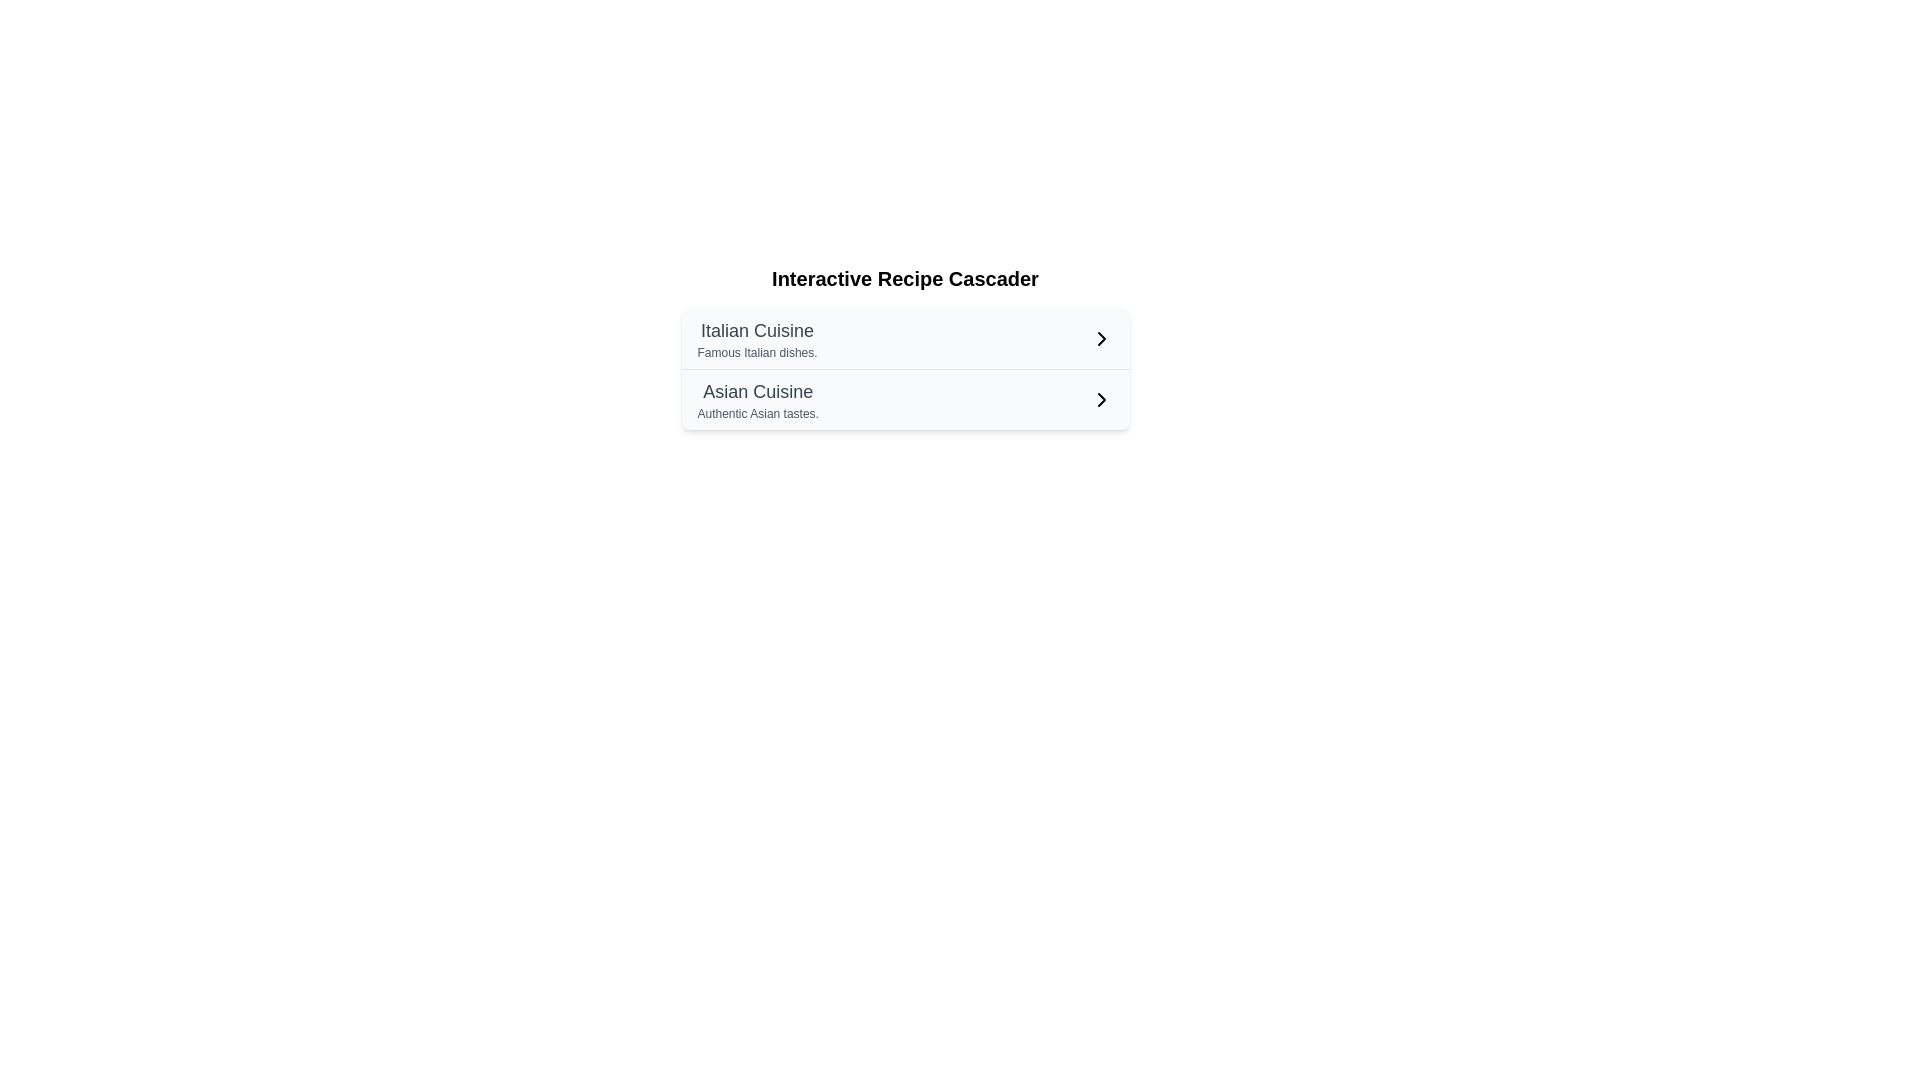  Describe the element at coordinates (756, 330) in the screenshot. I see `the Text Label that presents the title of the category in the 'Interactive Recipe Cascader' menu, which is located at the top of the list item followed by 'Famous Italian dishes.'` at that location.